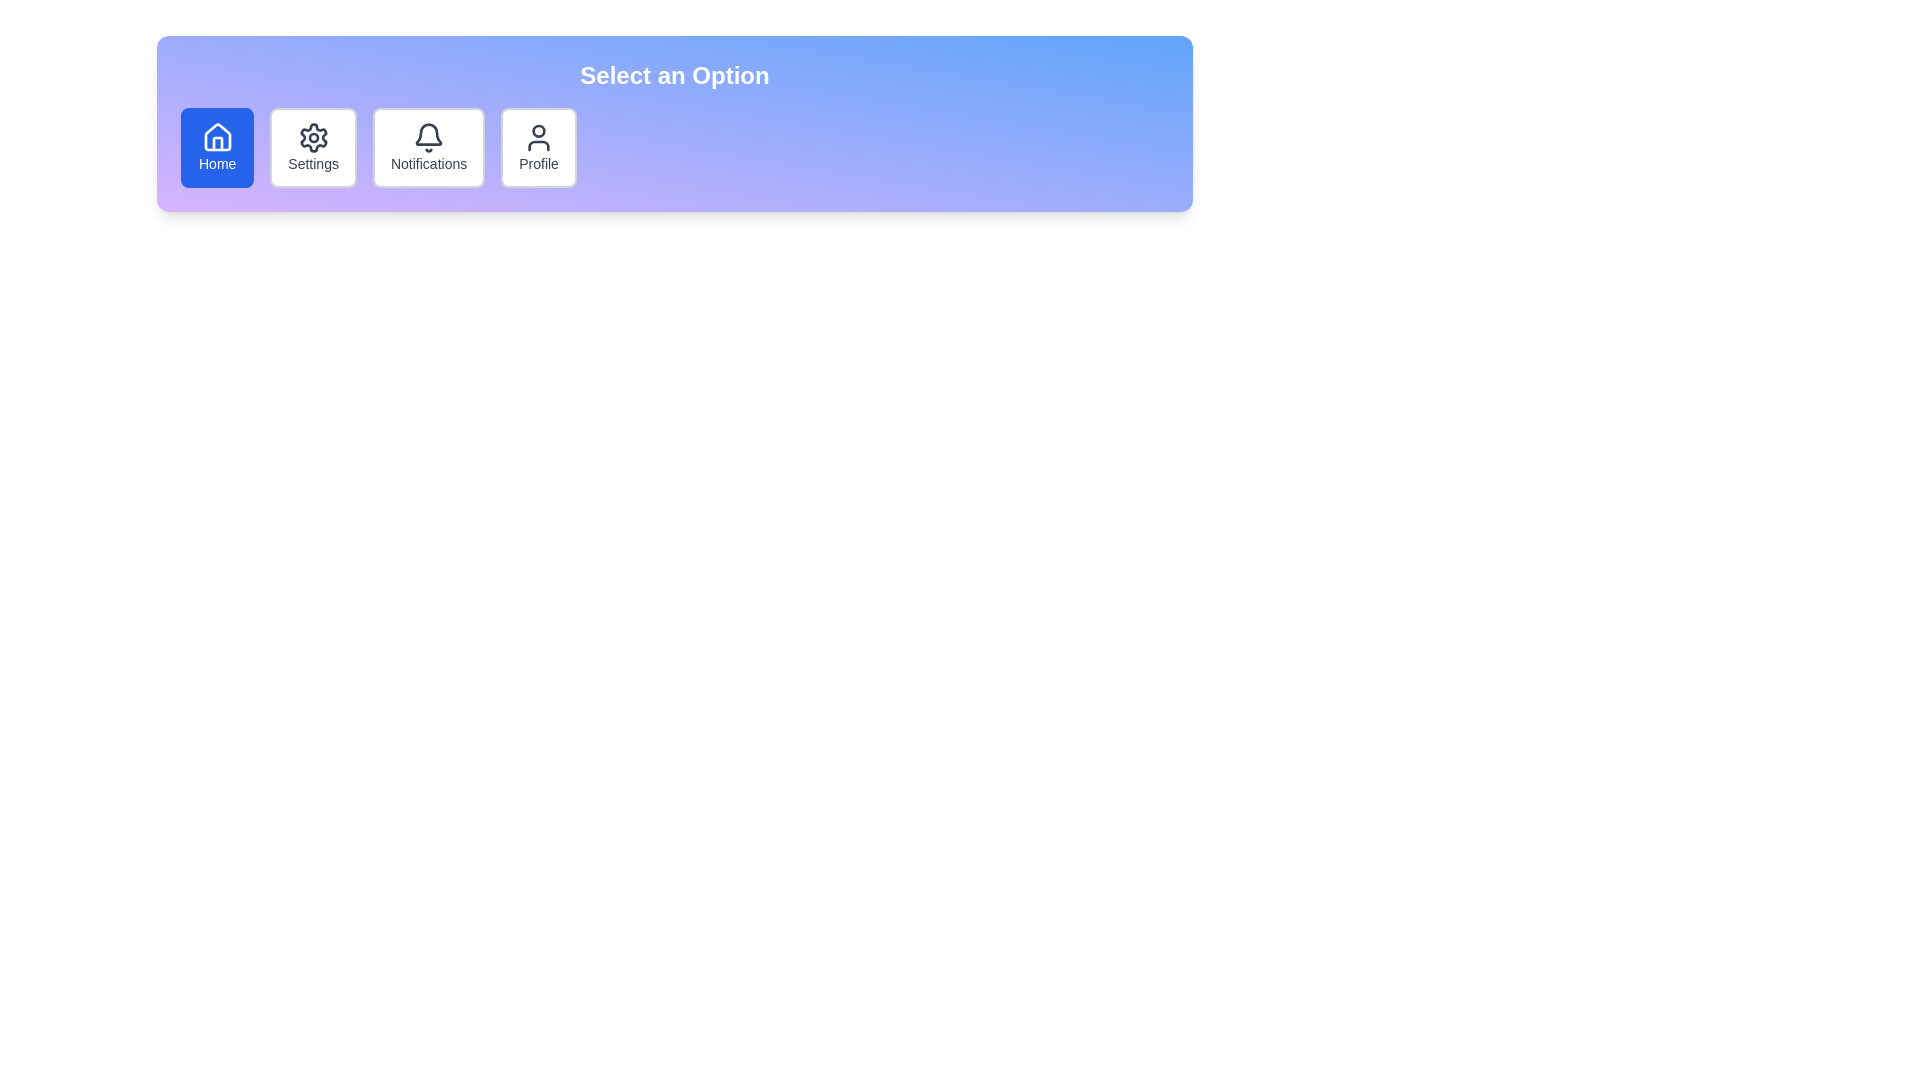  Describe the element at coordinates (217, 163) in the screenshot. I see `the 'Home' button, which is labeled with the text indicating navigation to the Home section` at that location.